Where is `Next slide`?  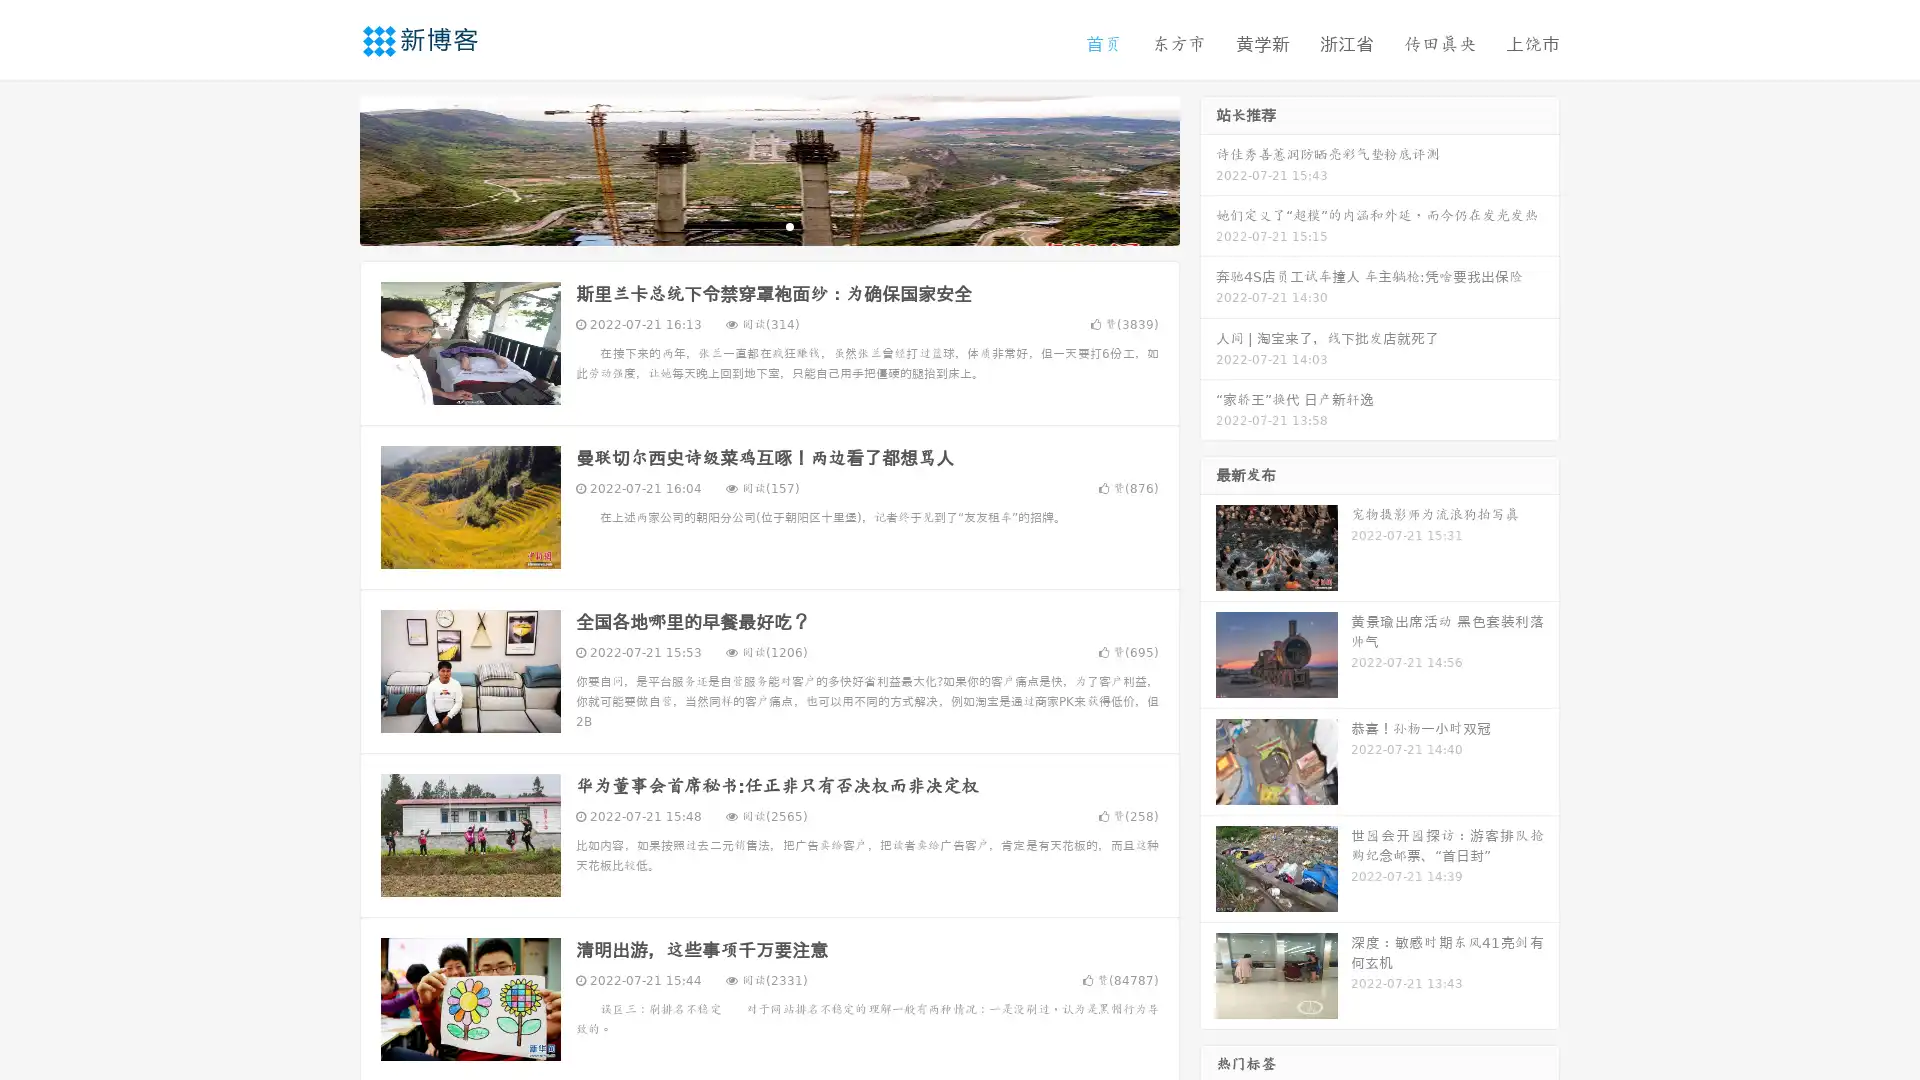
Next slide is located at coordinates (1208, 168).